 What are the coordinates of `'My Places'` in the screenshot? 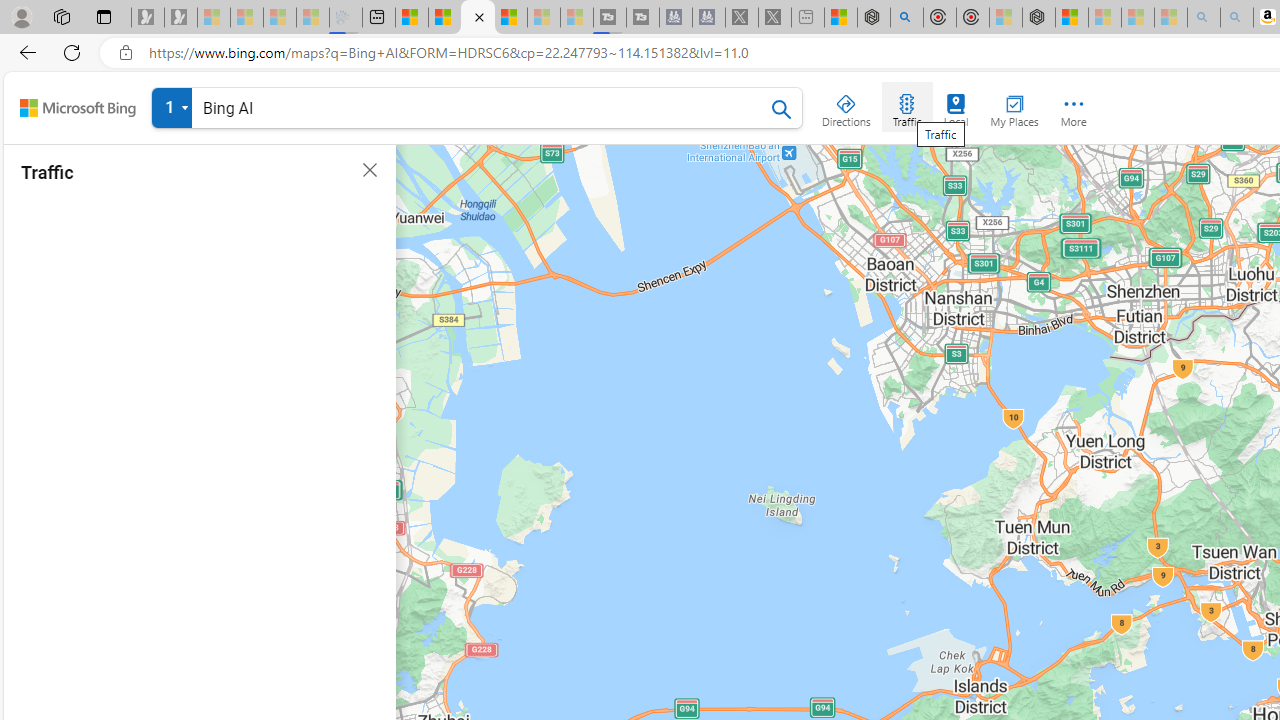 It's located at (1014, 106).